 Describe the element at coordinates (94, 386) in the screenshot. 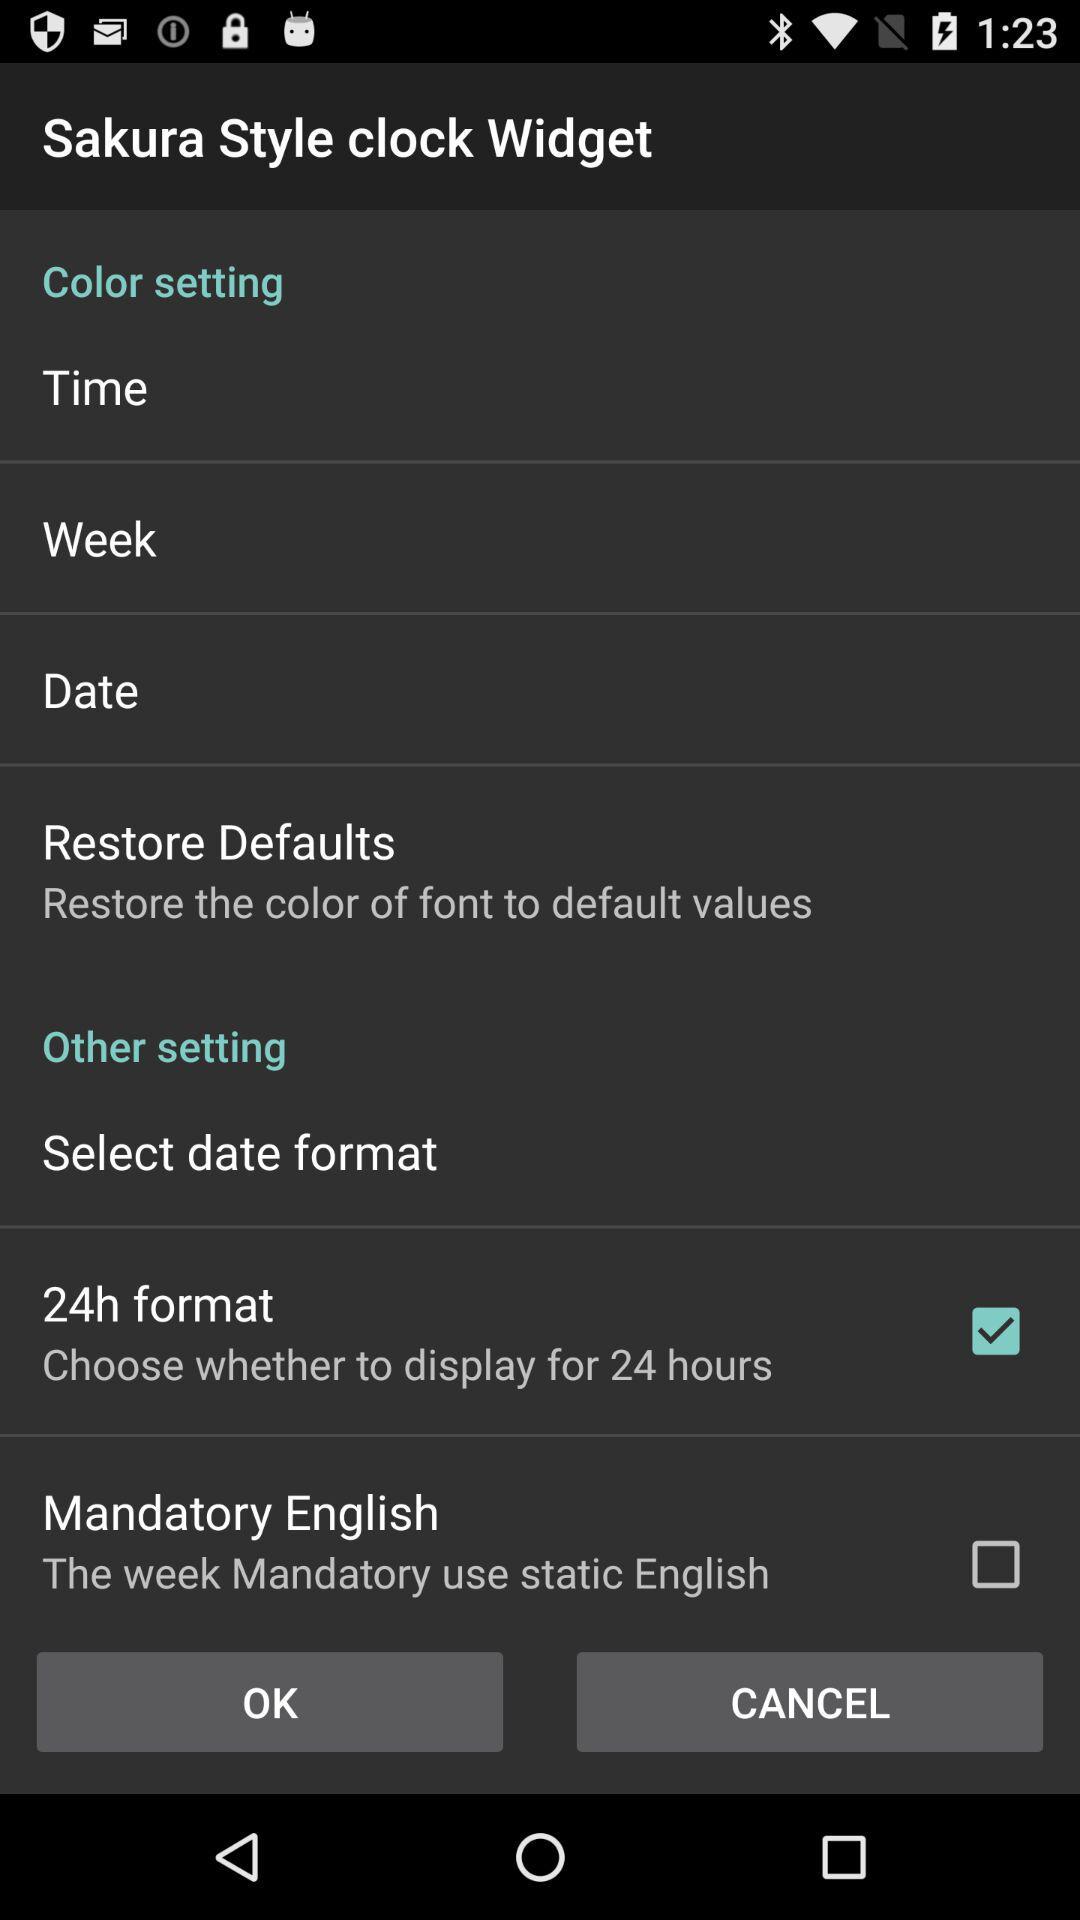

I see `item above week` at that location.